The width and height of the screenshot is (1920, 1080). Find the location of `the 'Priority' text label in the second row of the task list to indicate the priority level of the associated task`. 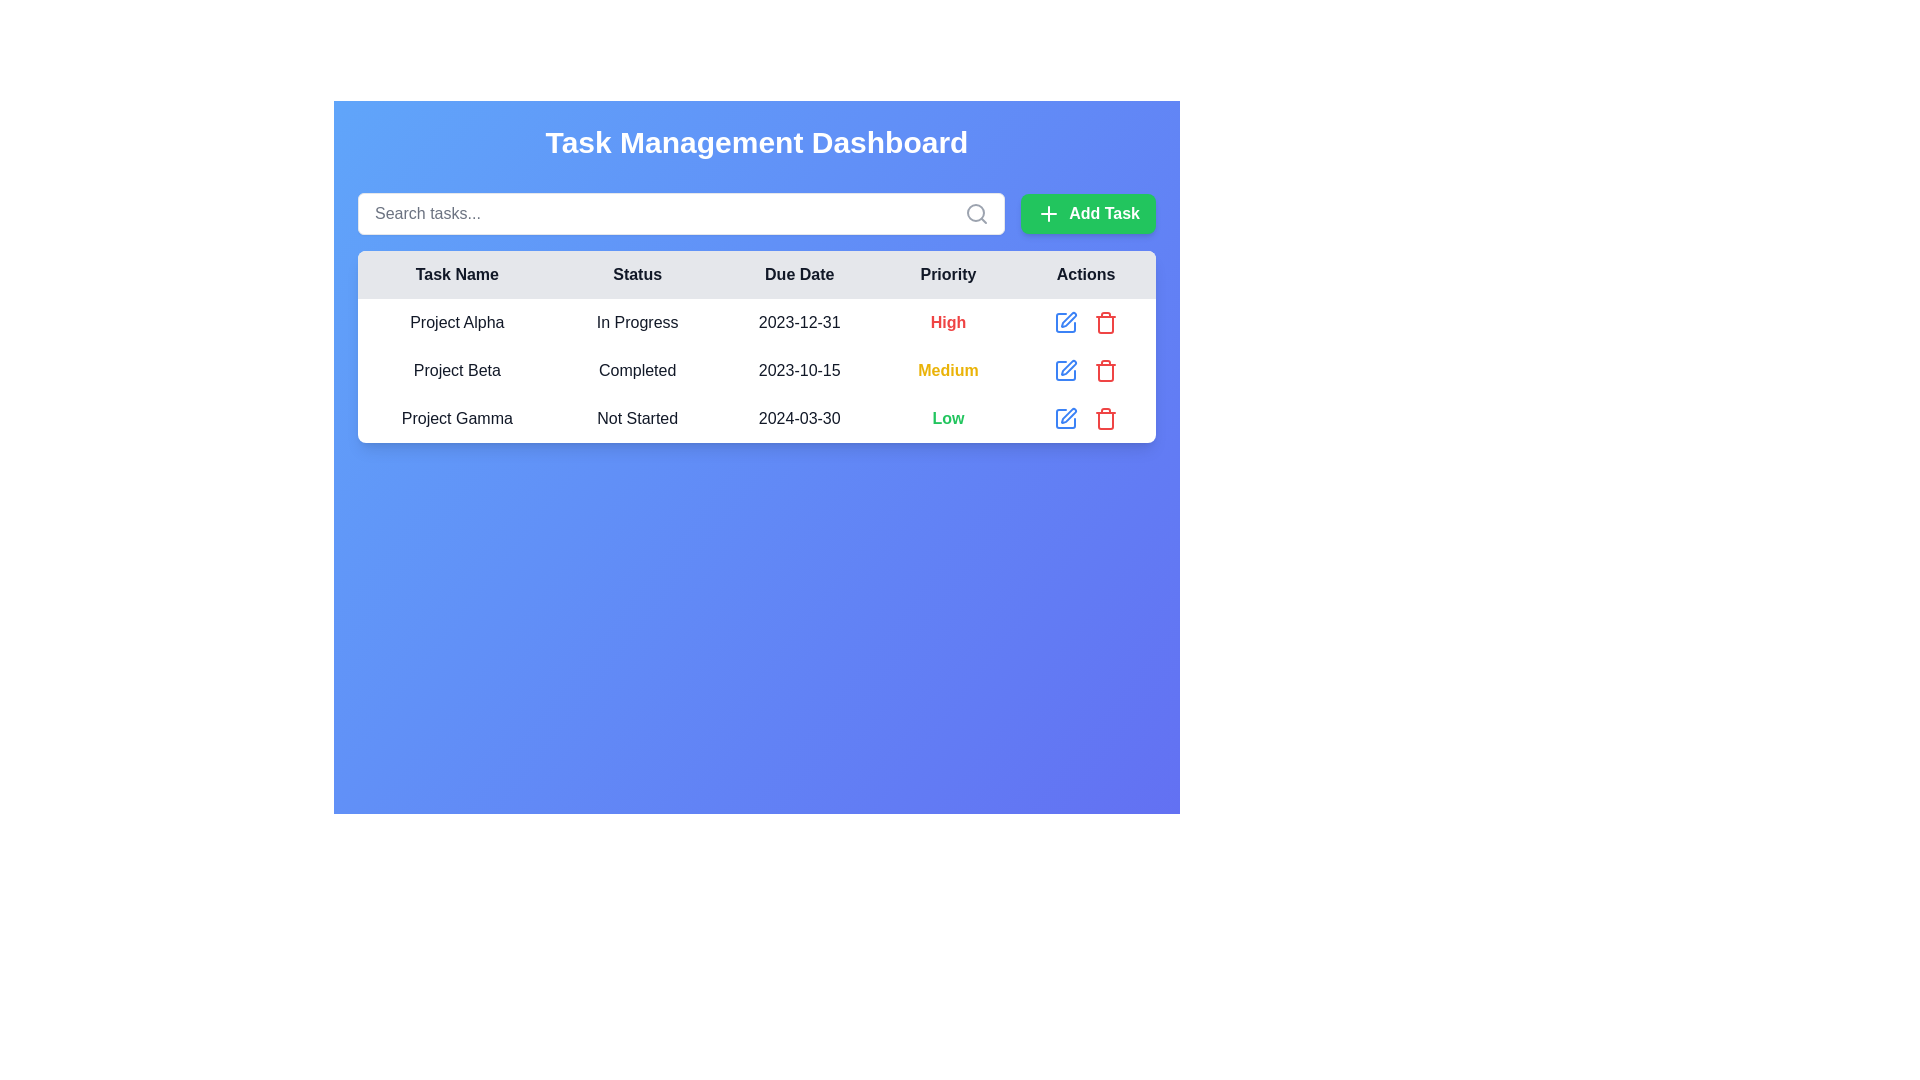

the 'Priority' text label in the second row of the task list to indicate the priority level of the associated task is located at coordinates (947, 370).